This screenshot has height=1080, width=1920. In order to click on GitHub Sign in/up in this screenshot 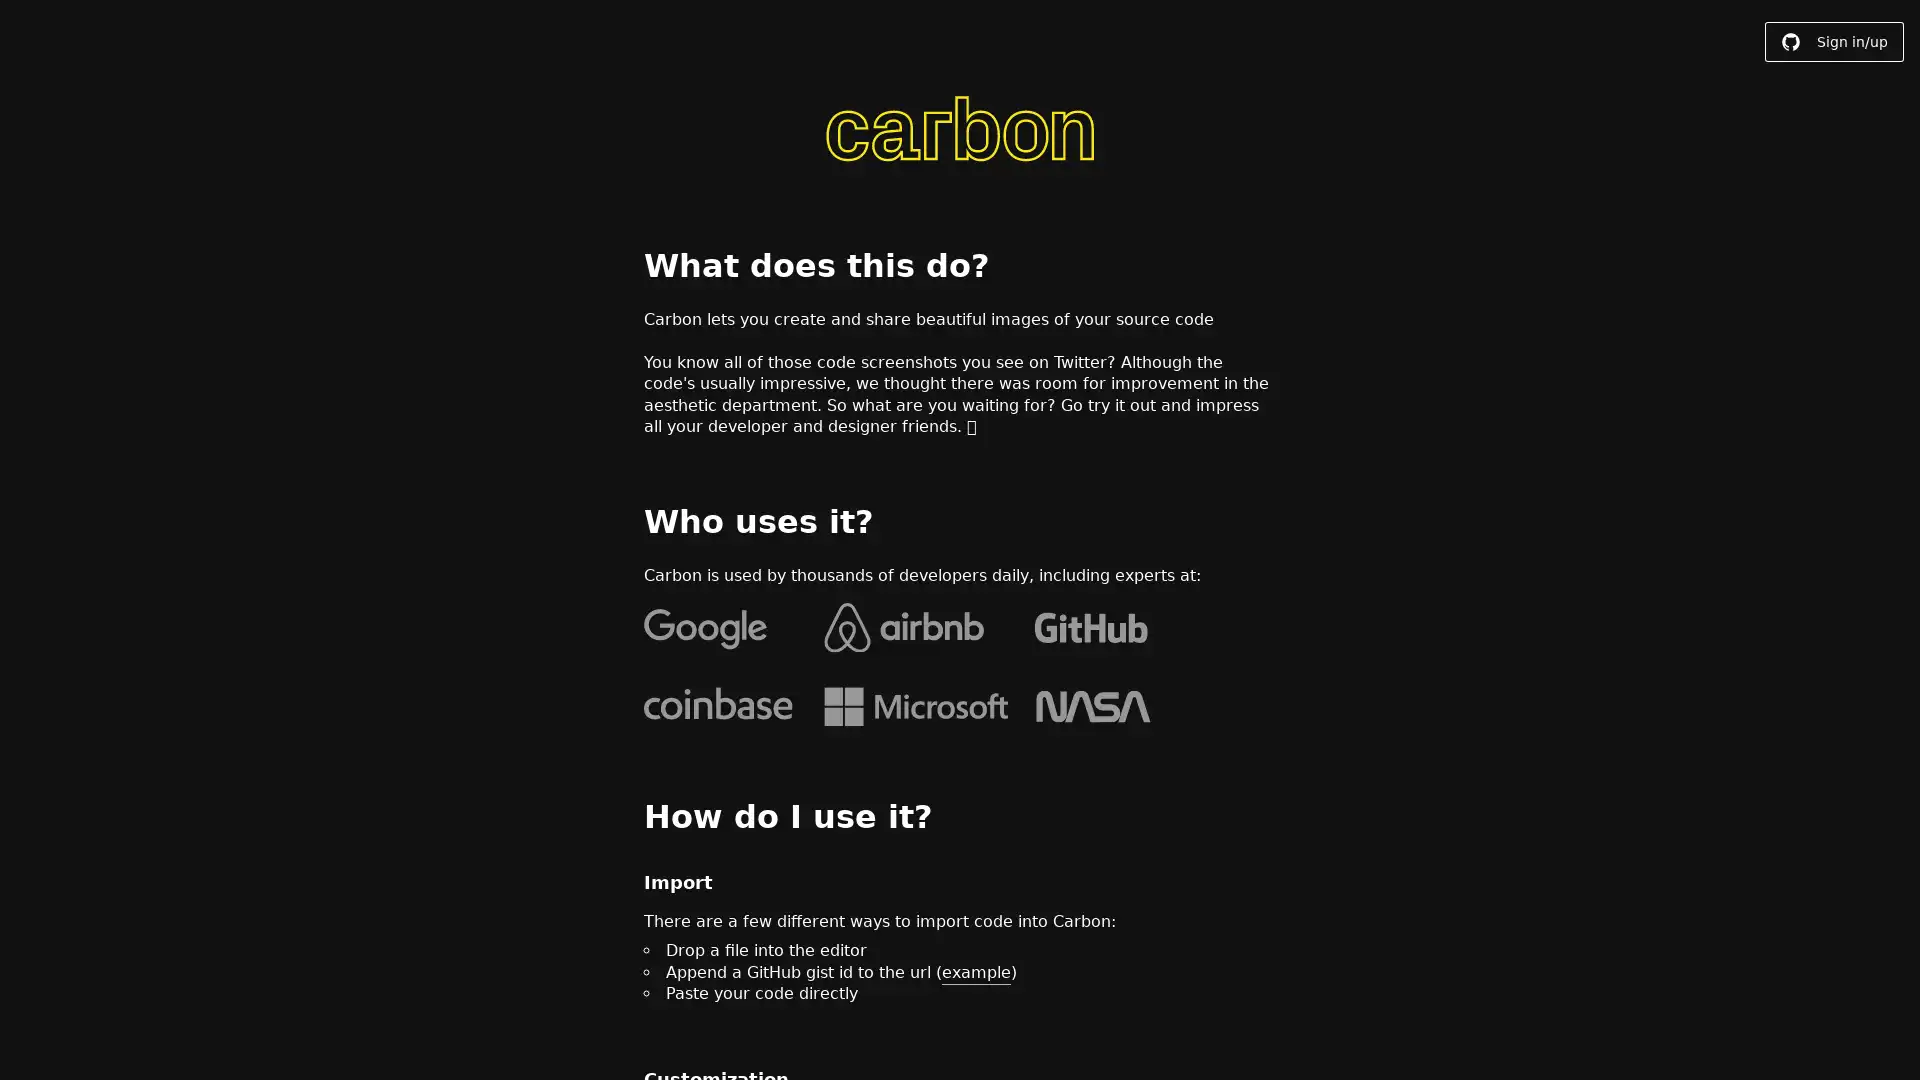, I will do `click(1834, 42)`.